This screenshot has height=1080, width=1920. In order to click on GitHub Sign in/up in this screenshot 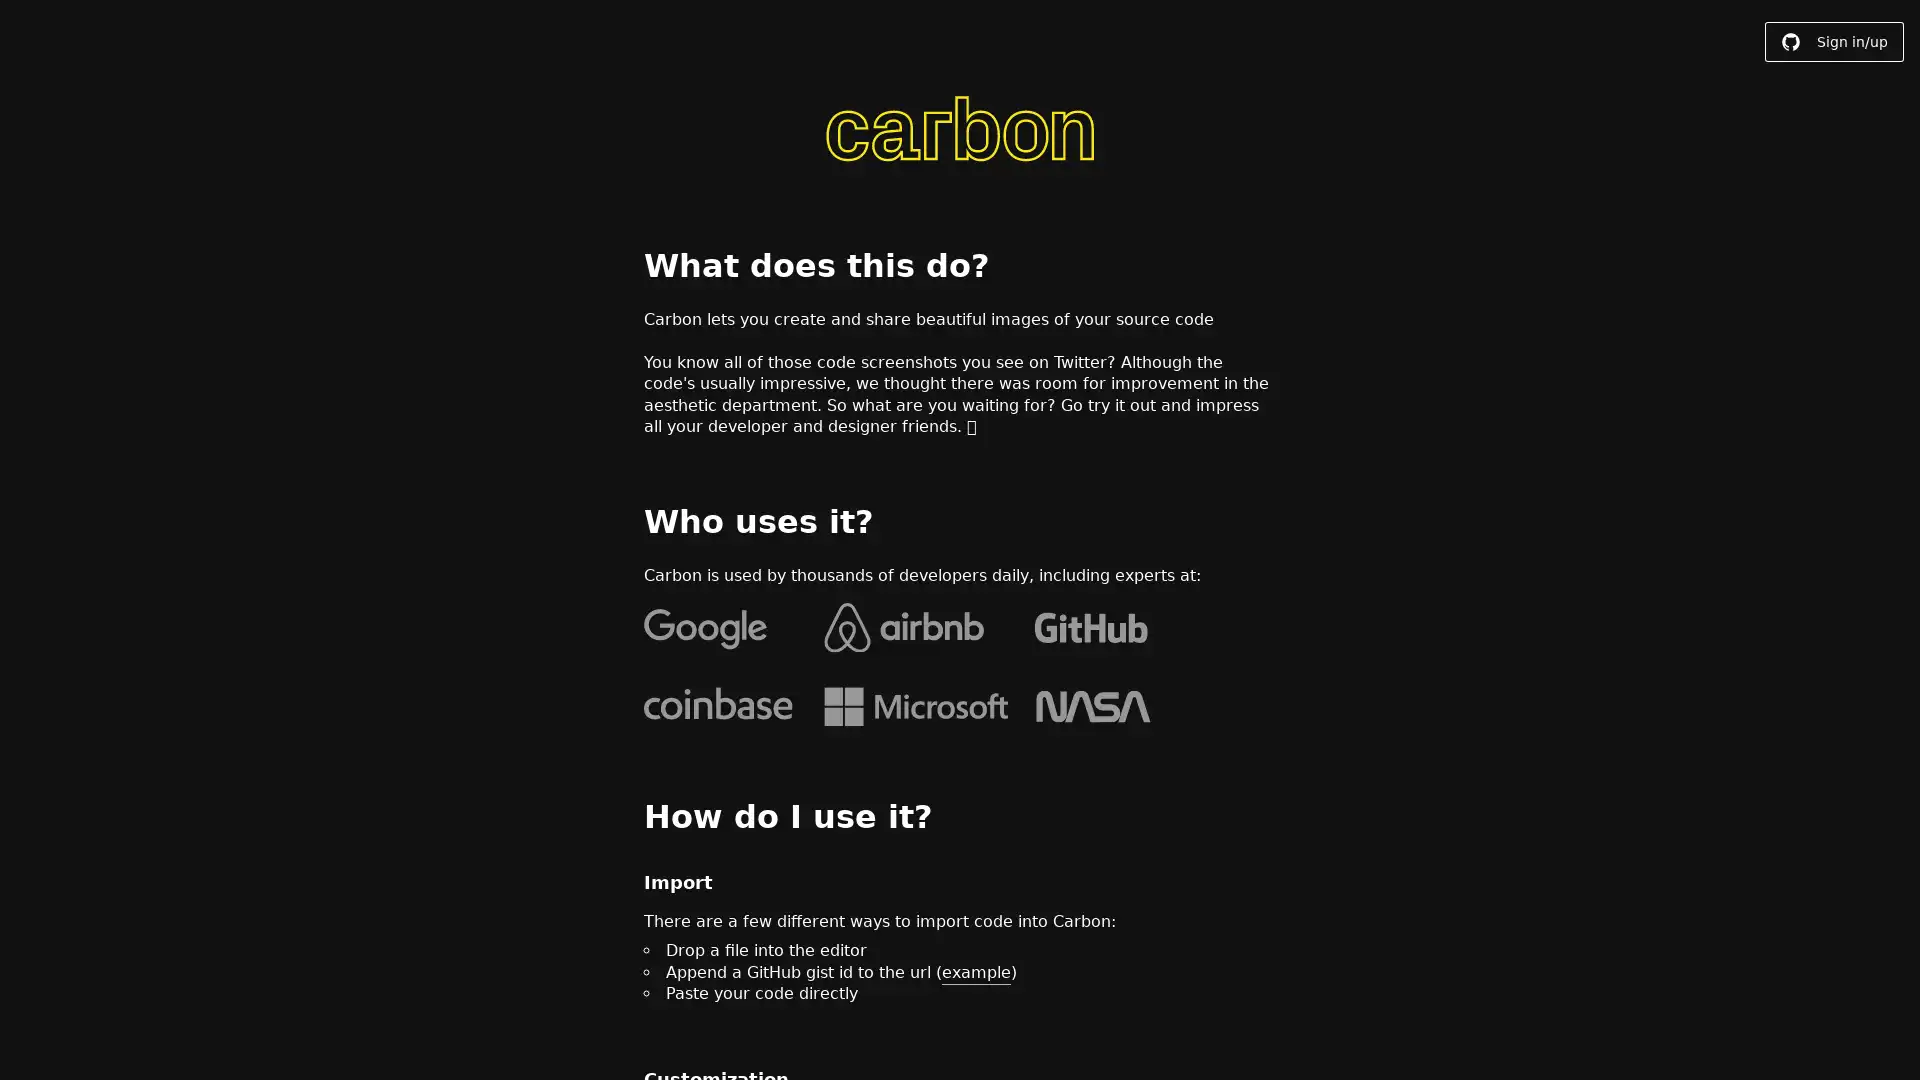, I will do `click(1834, 42)`.